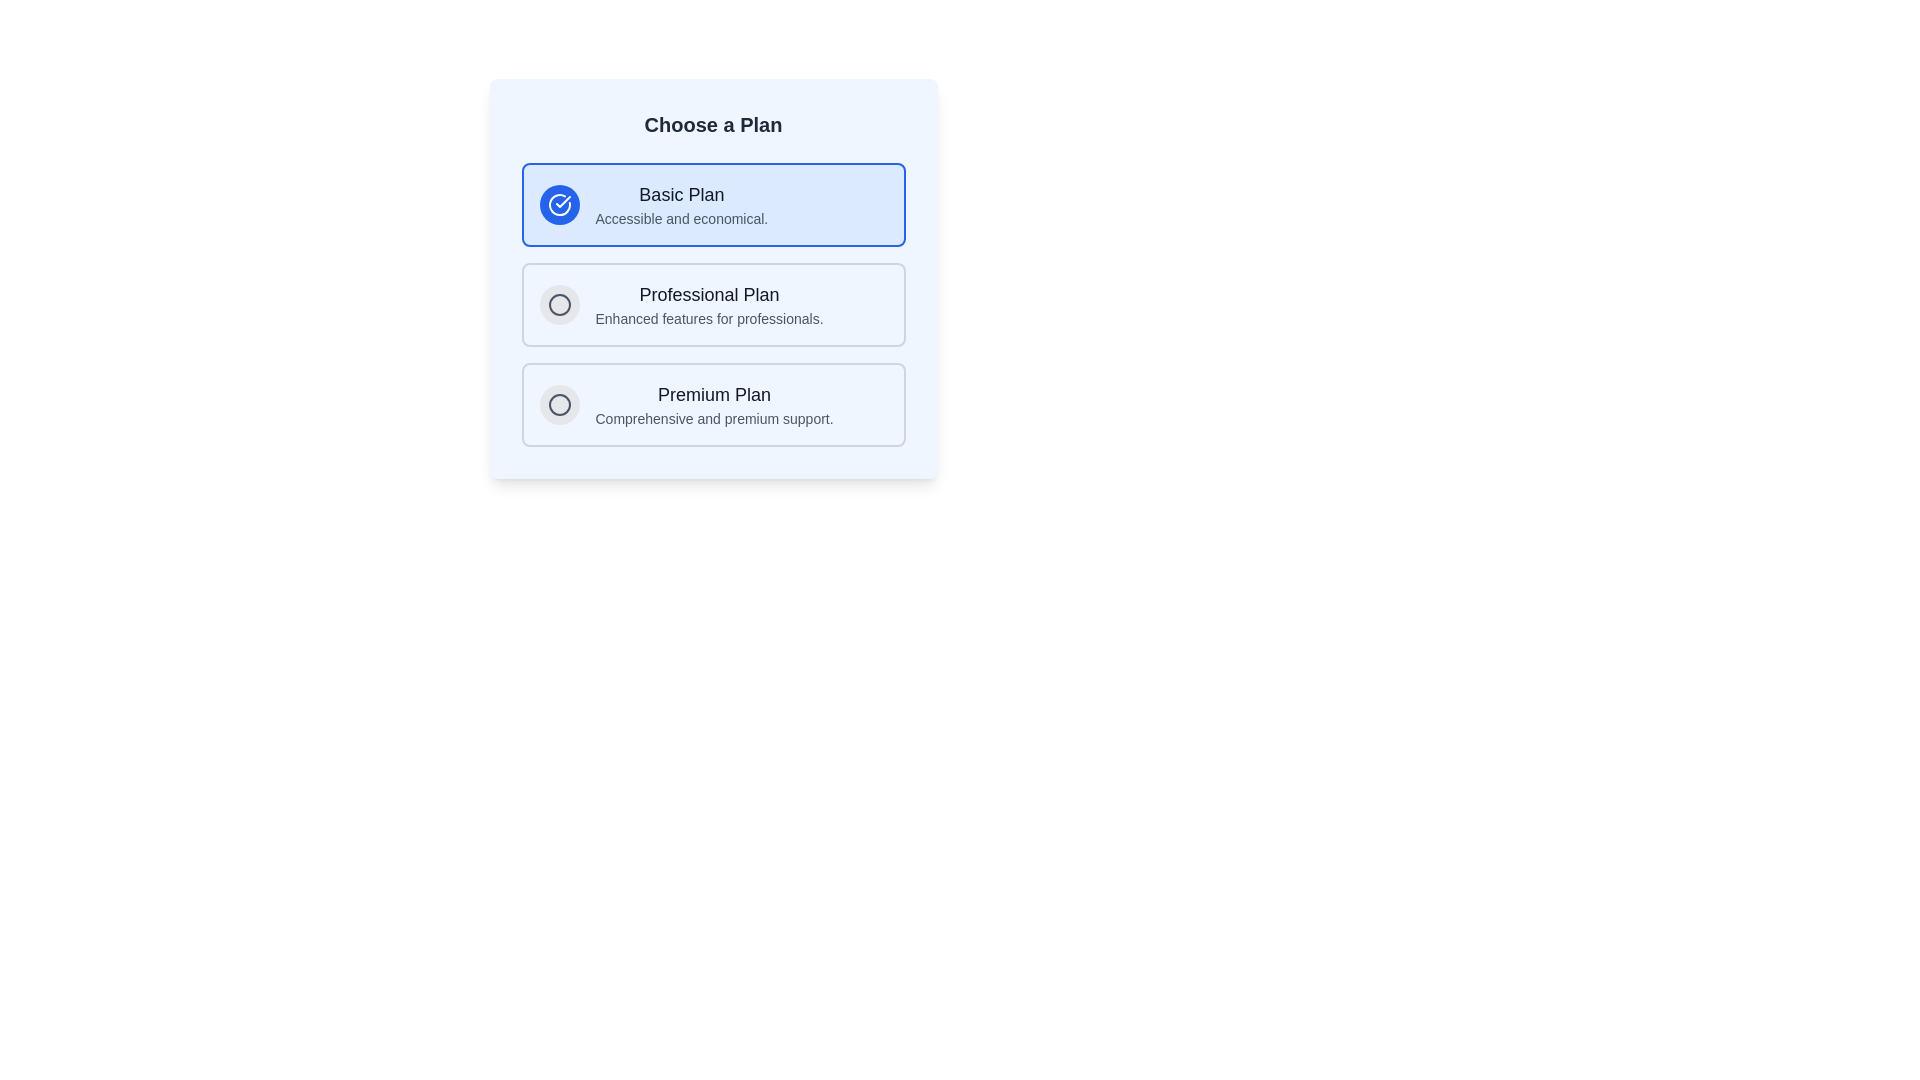 The height and width of the screenshot is (1080, 1920). Describe the element at coordinates (681, 219) in the screenshot. I see `the text label that reads 'Accessible and economical.', which is located below the 'Basic Plan' header in the first plan card` at that location.